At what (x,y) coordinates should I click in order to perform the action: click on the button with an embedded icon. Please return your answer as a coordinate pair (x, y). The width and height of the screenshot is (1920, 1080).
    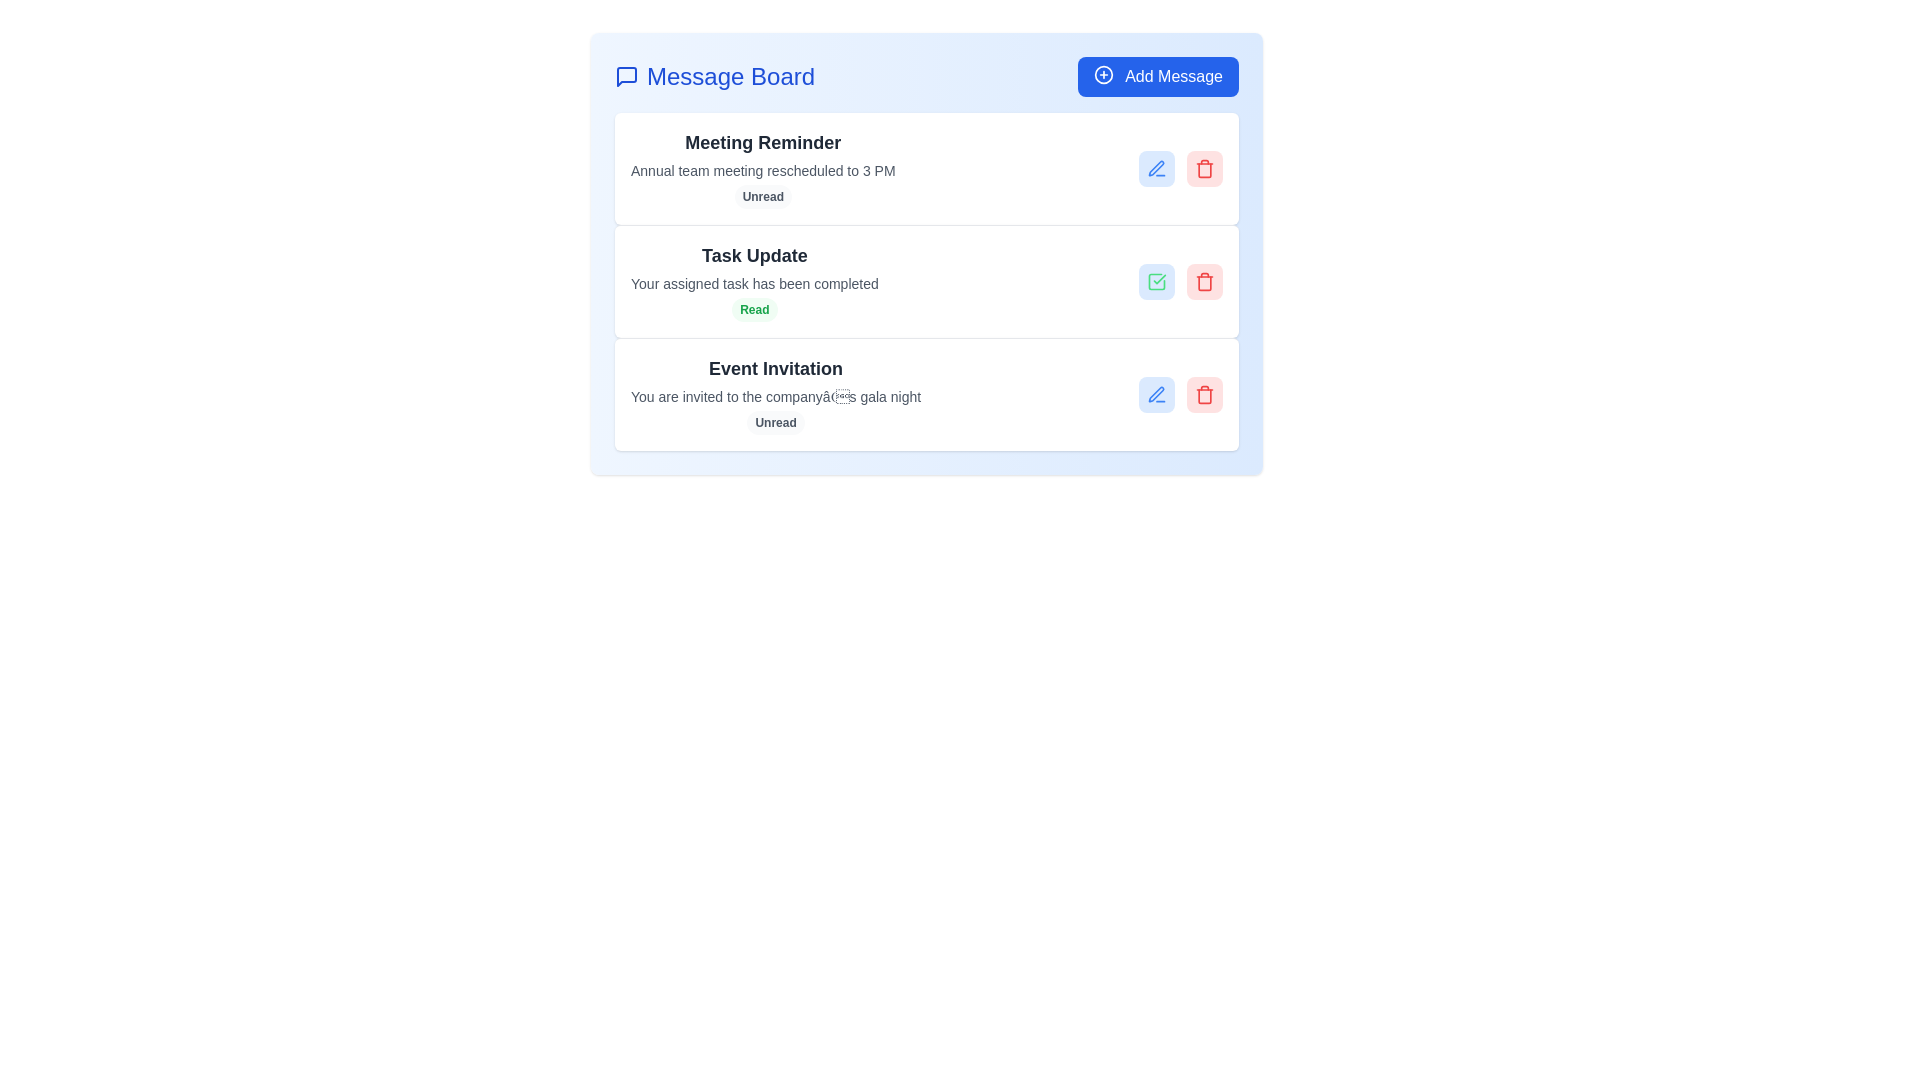
    Looking at the image, I should click on (1156, 394).